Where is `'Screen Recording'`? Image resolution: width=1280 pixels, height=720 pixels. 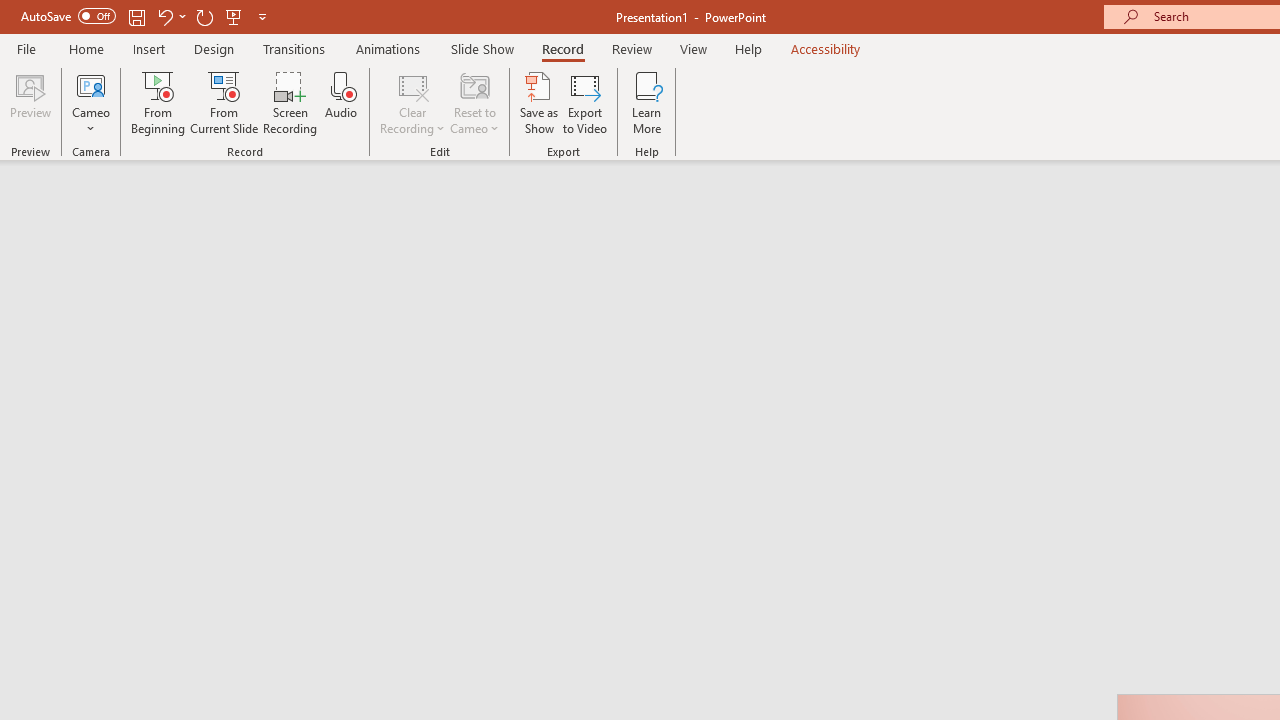
'Screen Recording' is located at coordinates (289, 103).